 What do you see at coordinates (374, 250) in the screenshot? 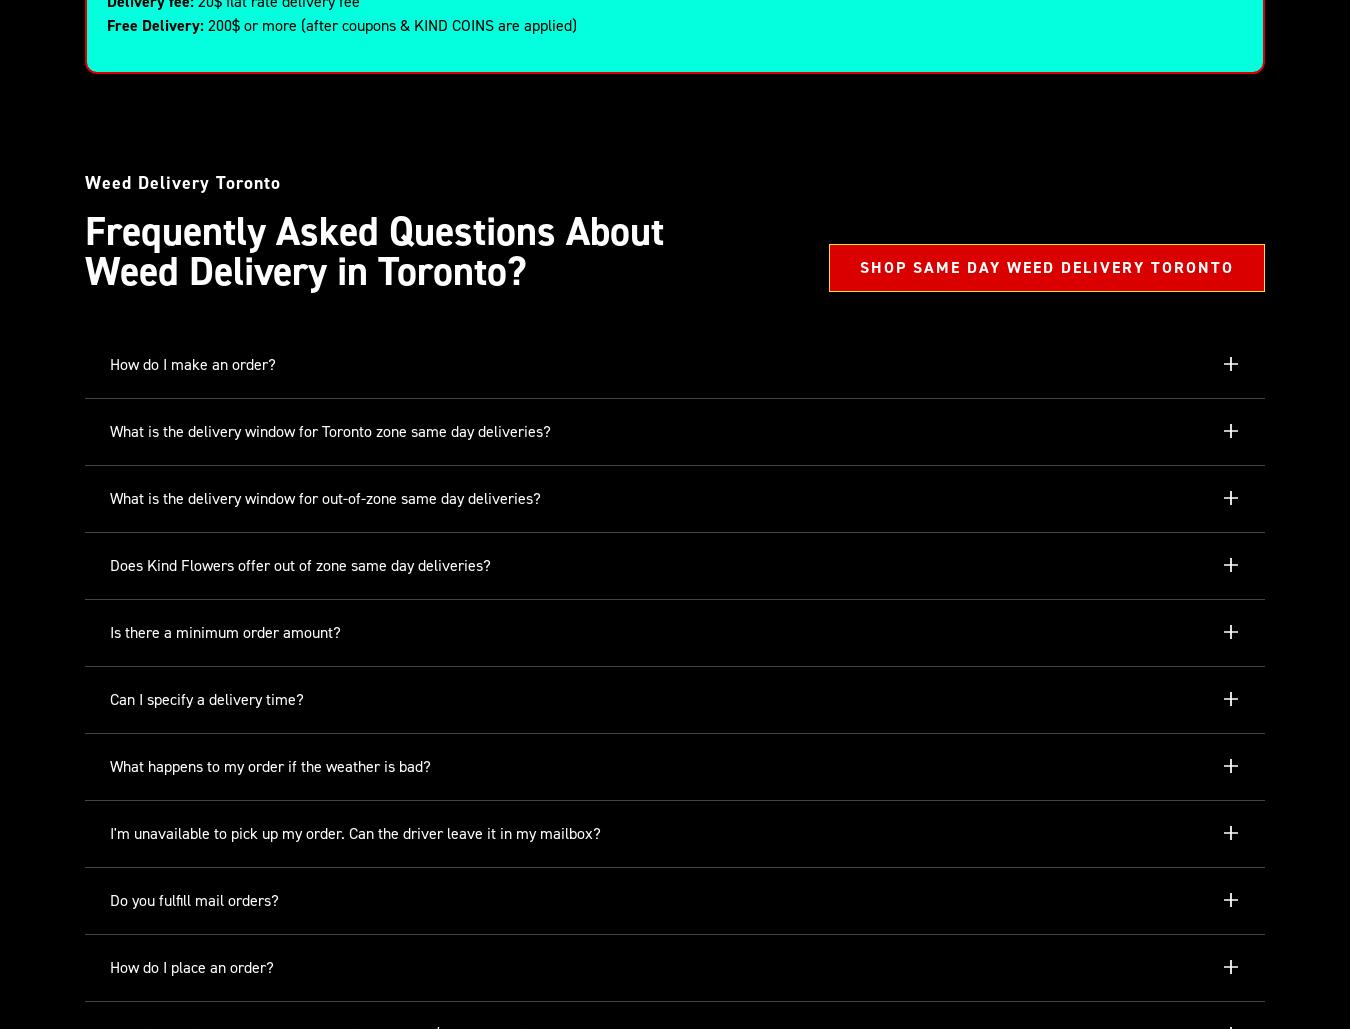
I see `'Frequently Asked Questions About Weed Delivery in Toronto?'` at bounding box center [374, 250].